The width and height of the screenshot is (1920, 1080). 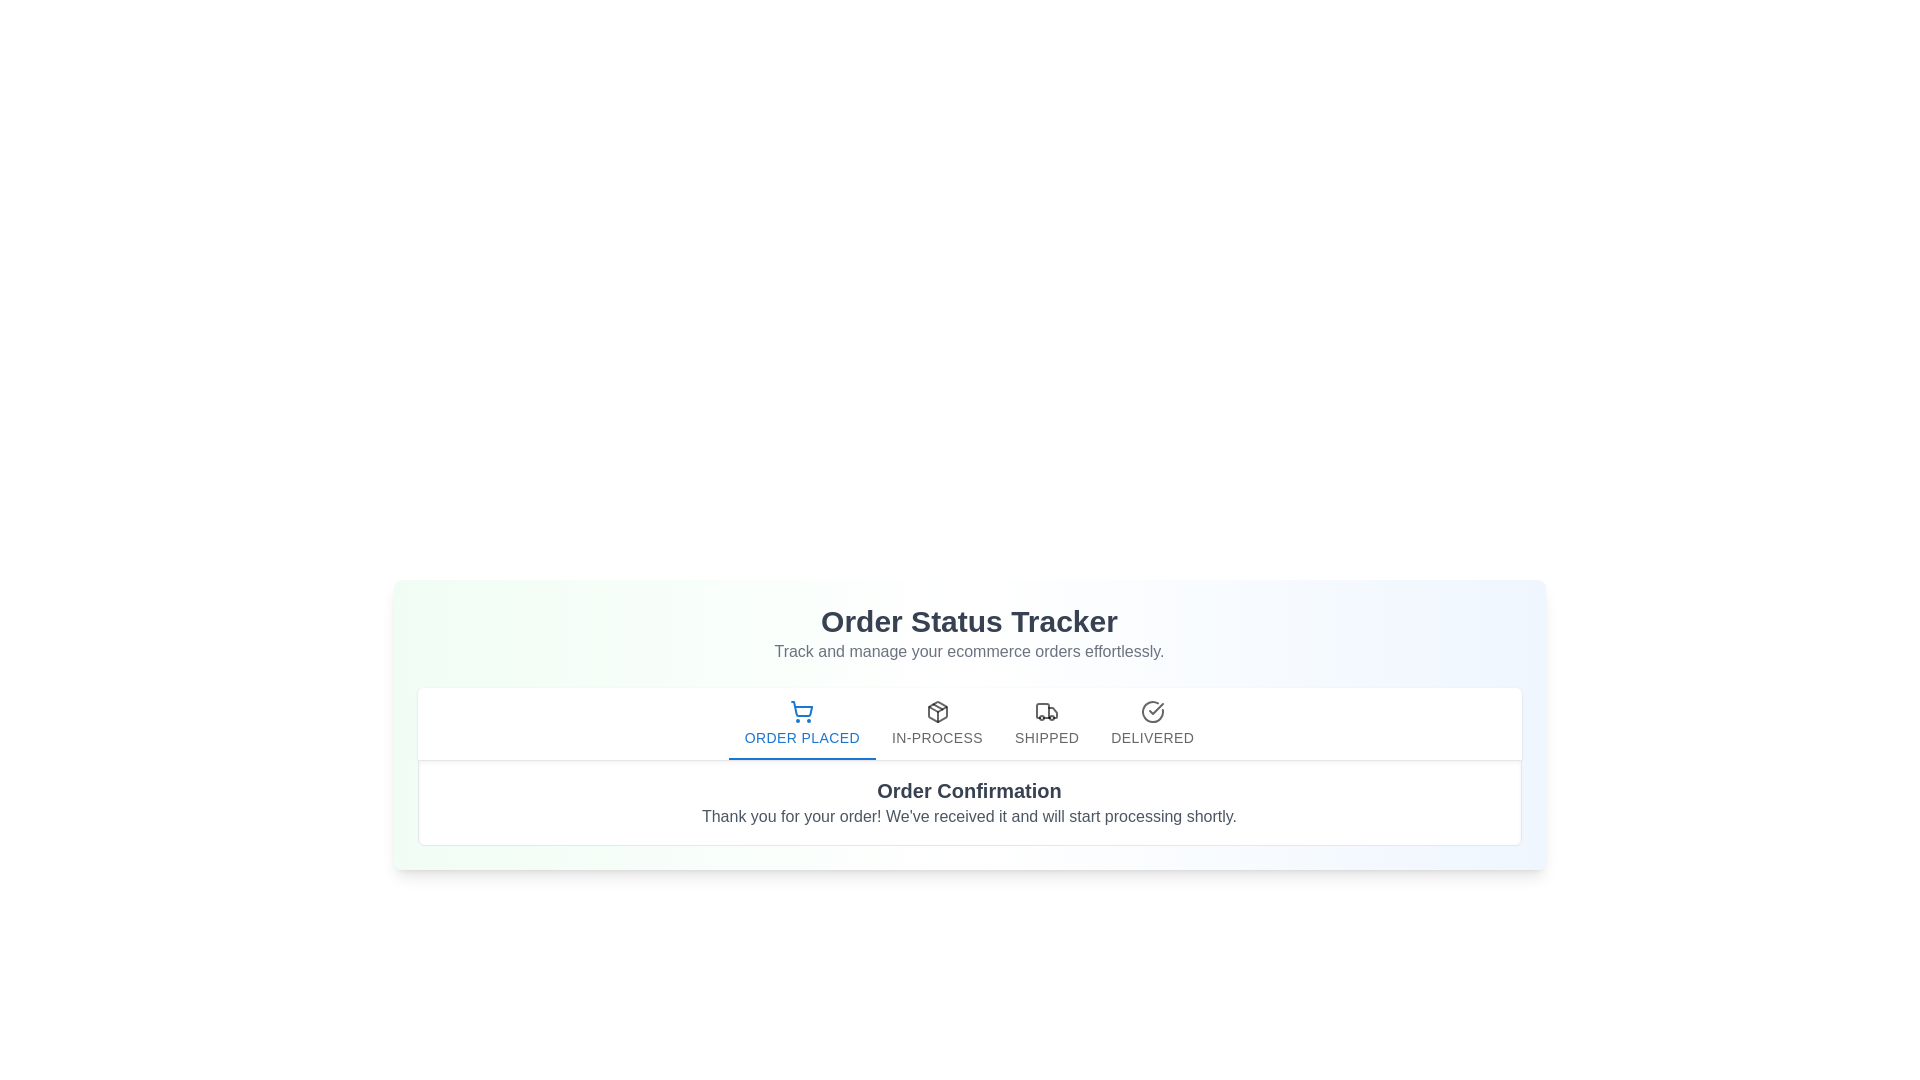 What do you see at coordinates (1152, 724) in the screenshot?
I see `the 'Delivered' button tab, which is the last tab in the 'Order Status Tabs' bar, featuring a circular checkmark icon to indicate delivery status` at bounding box center [1152, 724].